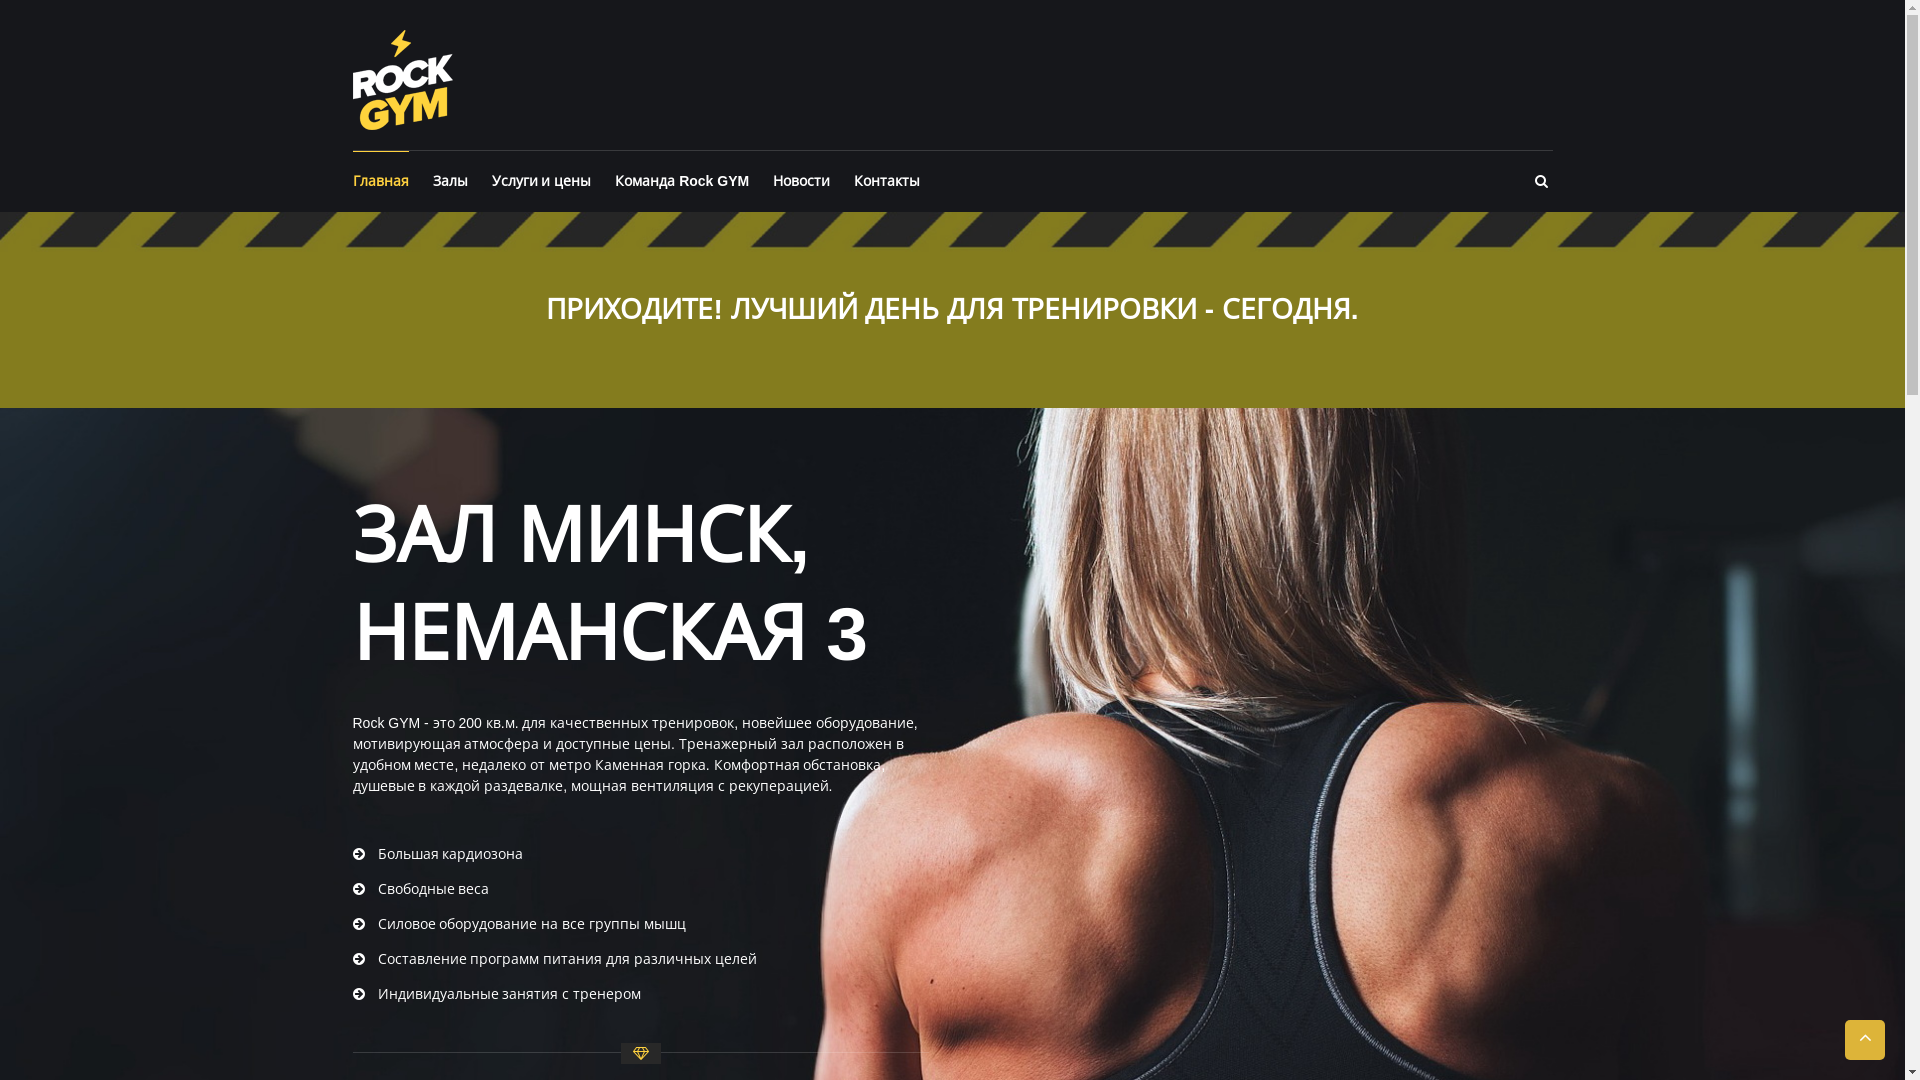 Image resolution: width=1920 pixels, height=1080 pixels. What do you see at coordinates (401, 77) in the screenshot?
I see `'Rock GYM'` at bounding box center [401, 77].